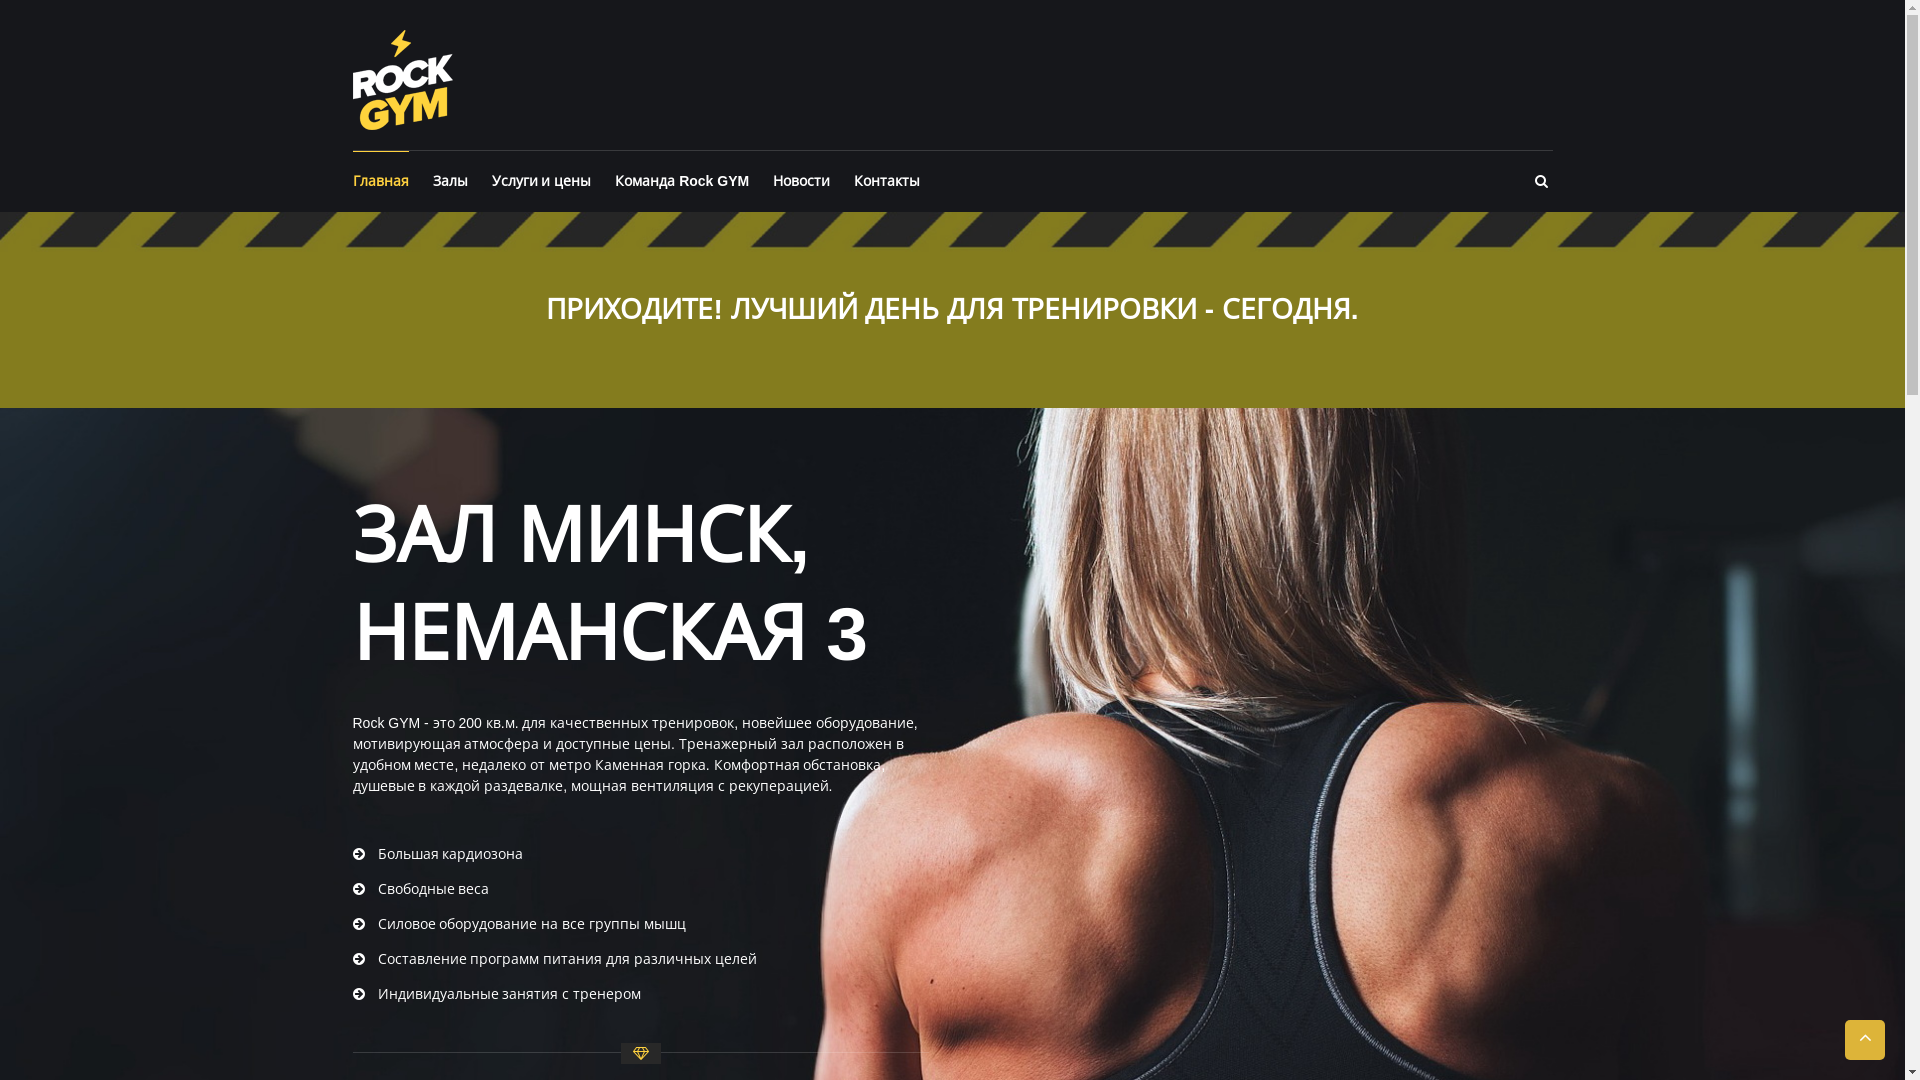 Image resolution: width=1920 pixels, height=1080 pixels. What do you see at coordinates (401, 77) in the screenshot?
I see `'Rock GYM'` at bounding box center [401, 77].